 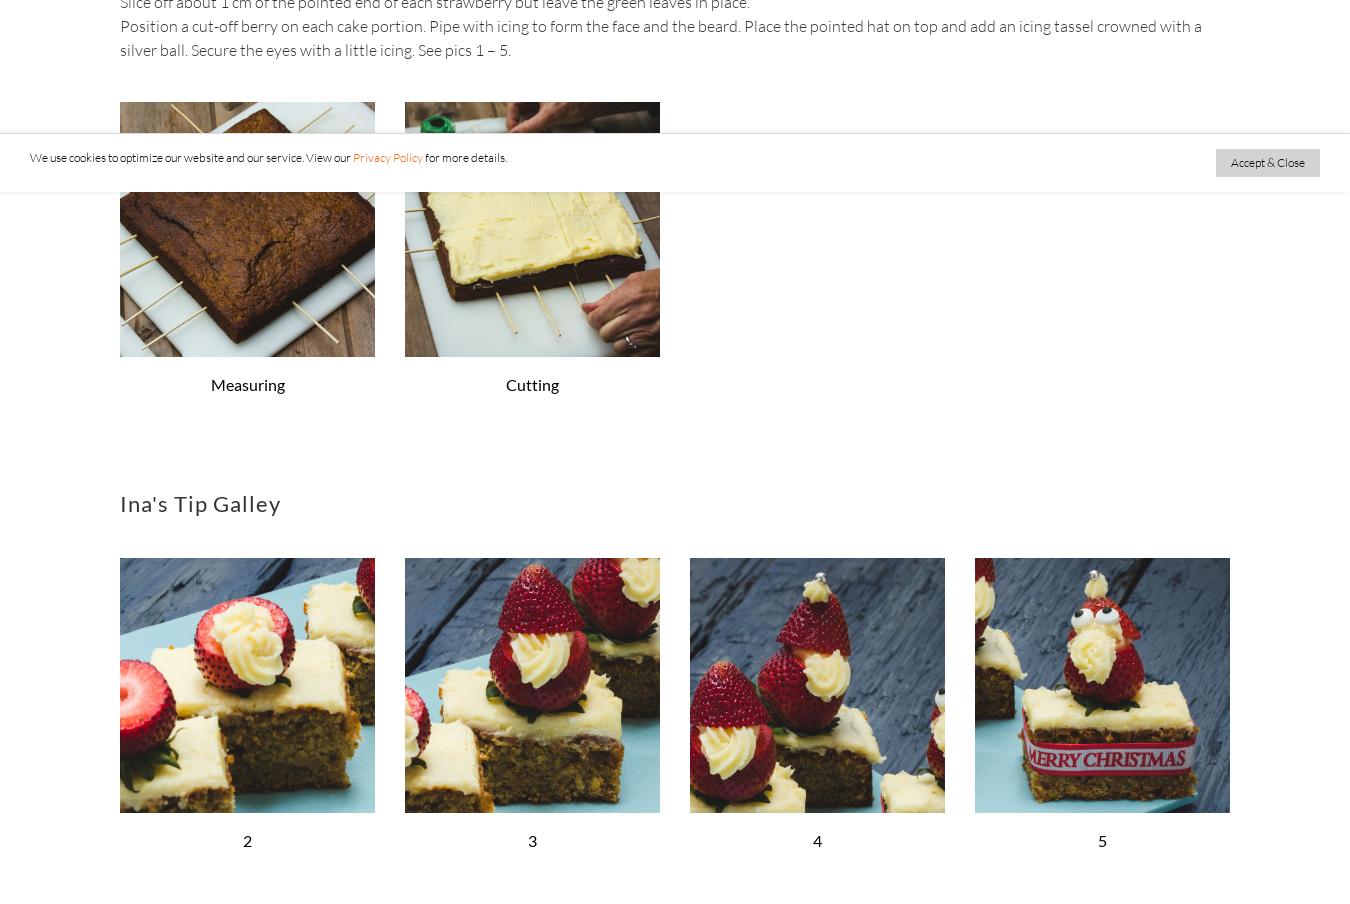 I want to click on 'Privacy Policy', so click(x=387, y=156).